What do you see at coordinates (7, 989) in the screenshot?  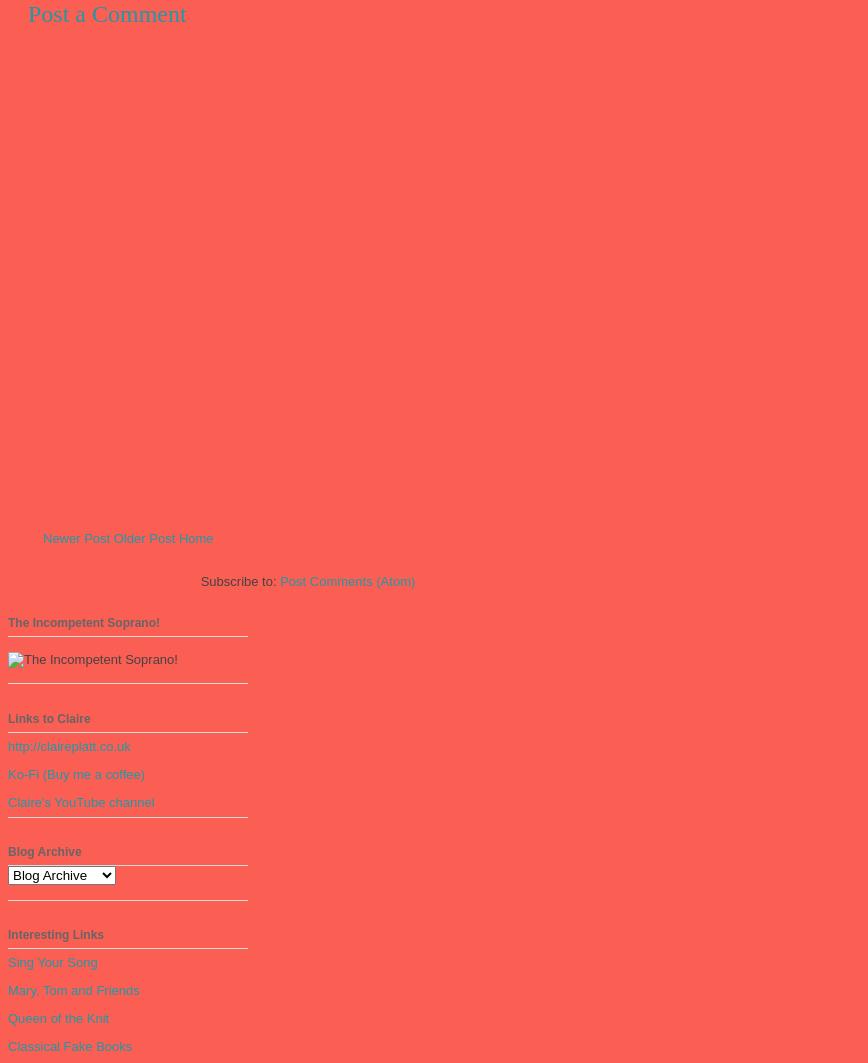 I see `'Mary, Tom and Friends'` at bounding box center [7, 989].